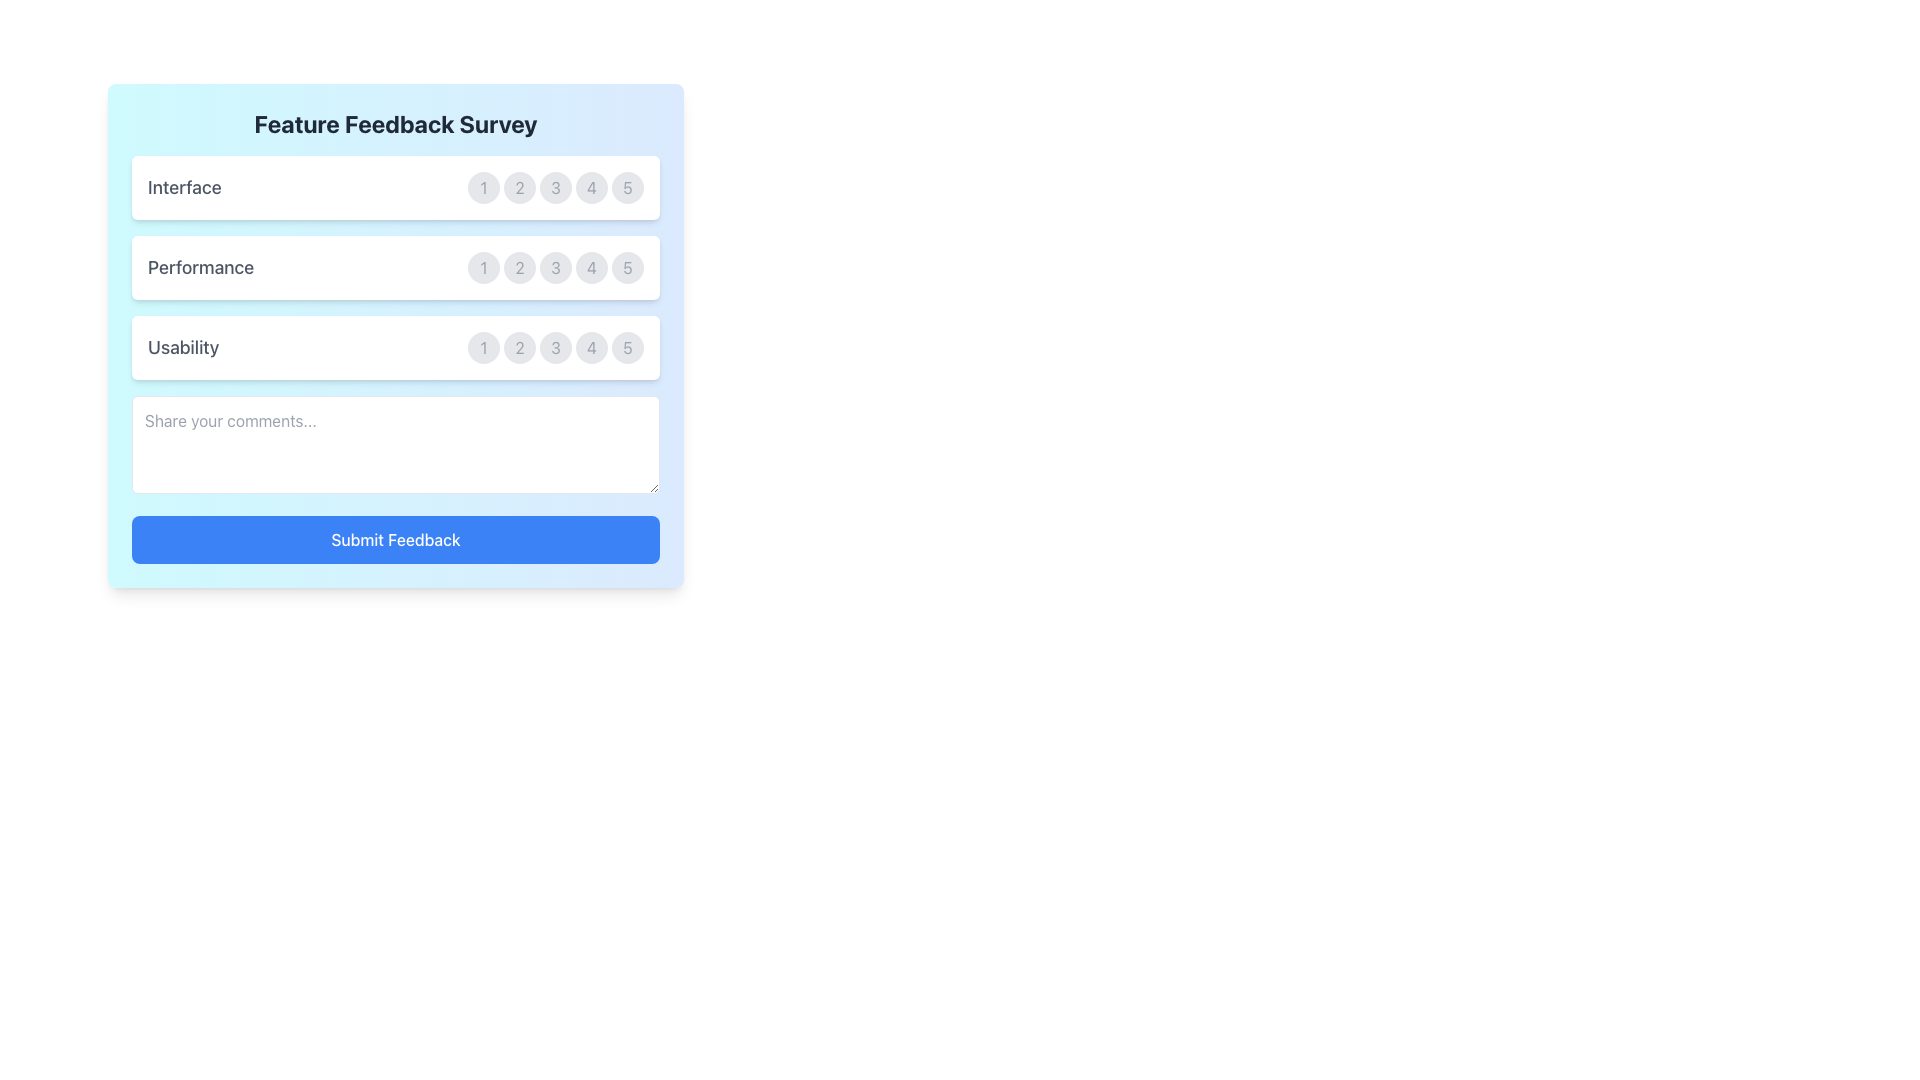 The width and height of the screenshot is (1920, 1080). Describe the element at coordinates (395, 540) in the screenshot. I see `the submit button located at the bottom of the survey card` at that location.